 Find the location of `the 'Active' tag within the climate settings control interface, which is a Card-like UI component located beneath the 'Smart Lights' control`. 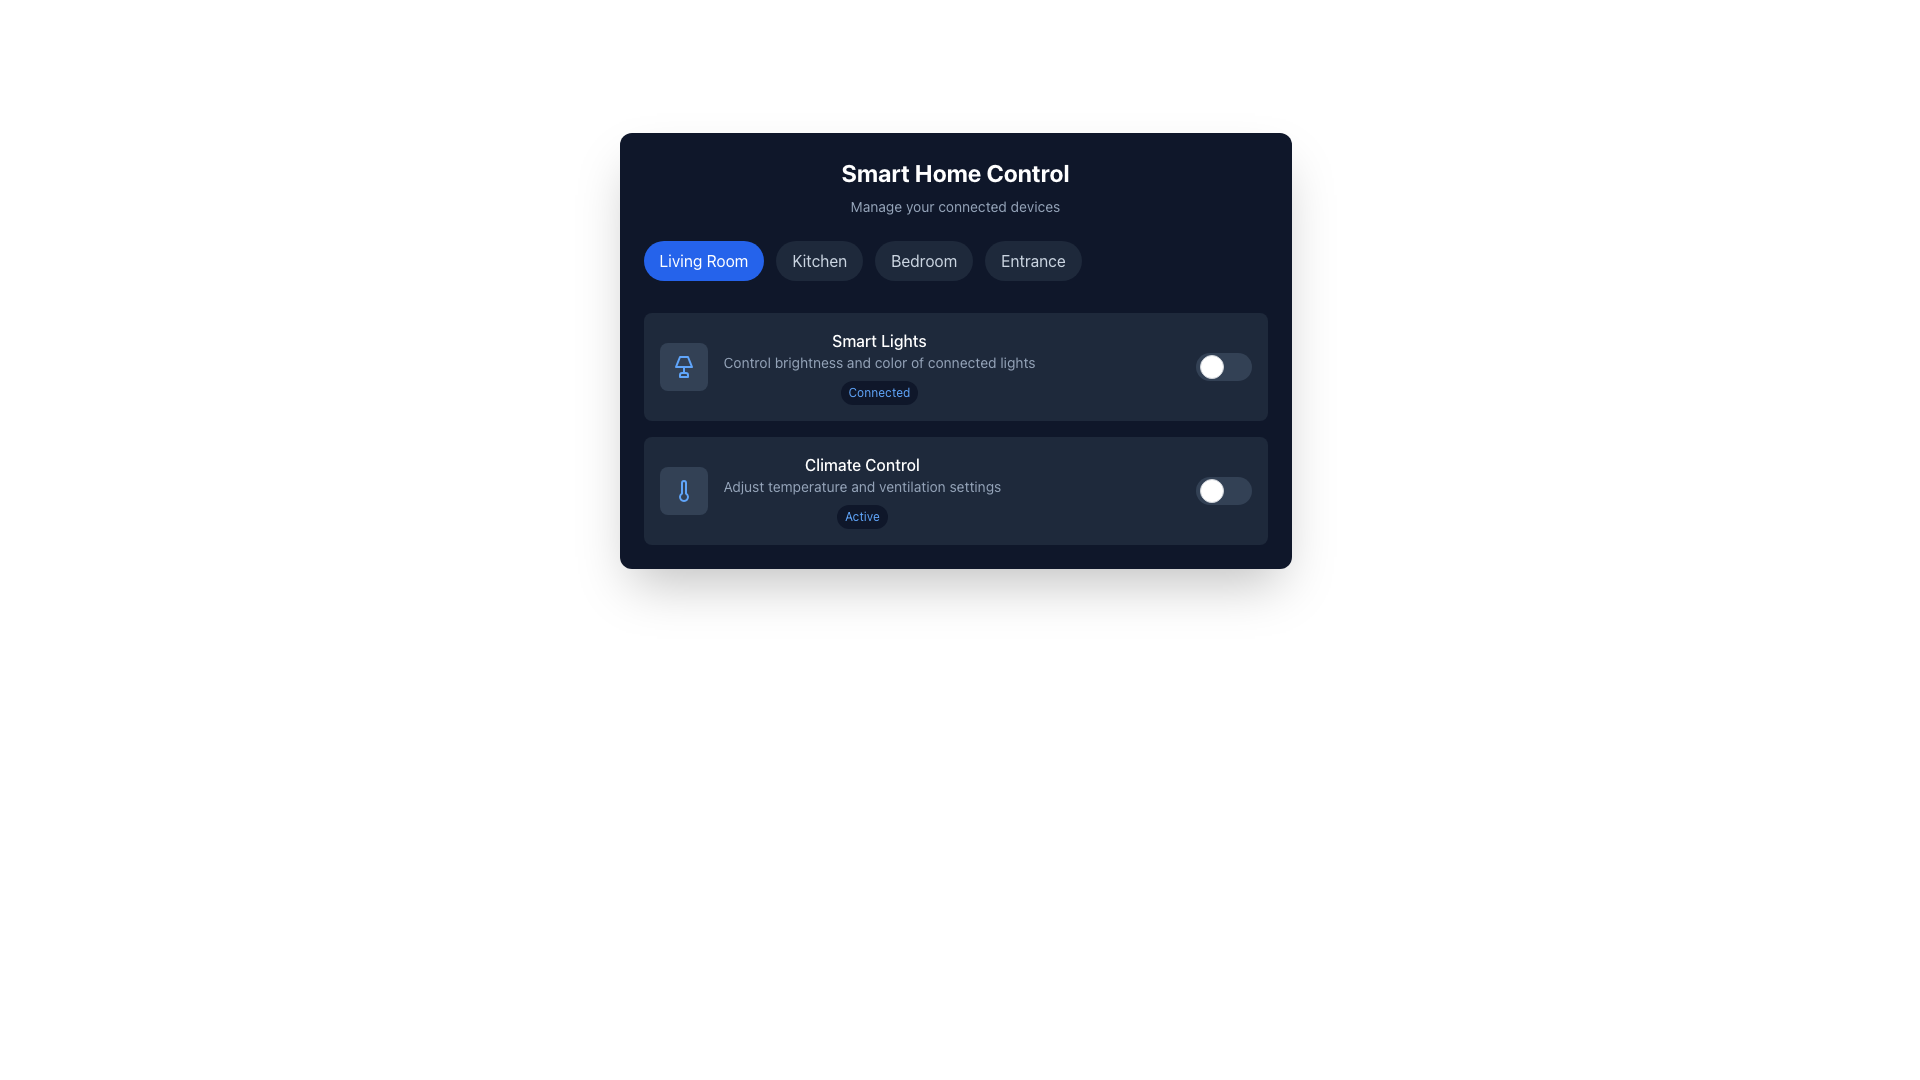

the 'Active' tag within the climate settings control interface, which is a Card-like UI component located beneath the 'Smart Lights' control is located at coordinates (954, 490).